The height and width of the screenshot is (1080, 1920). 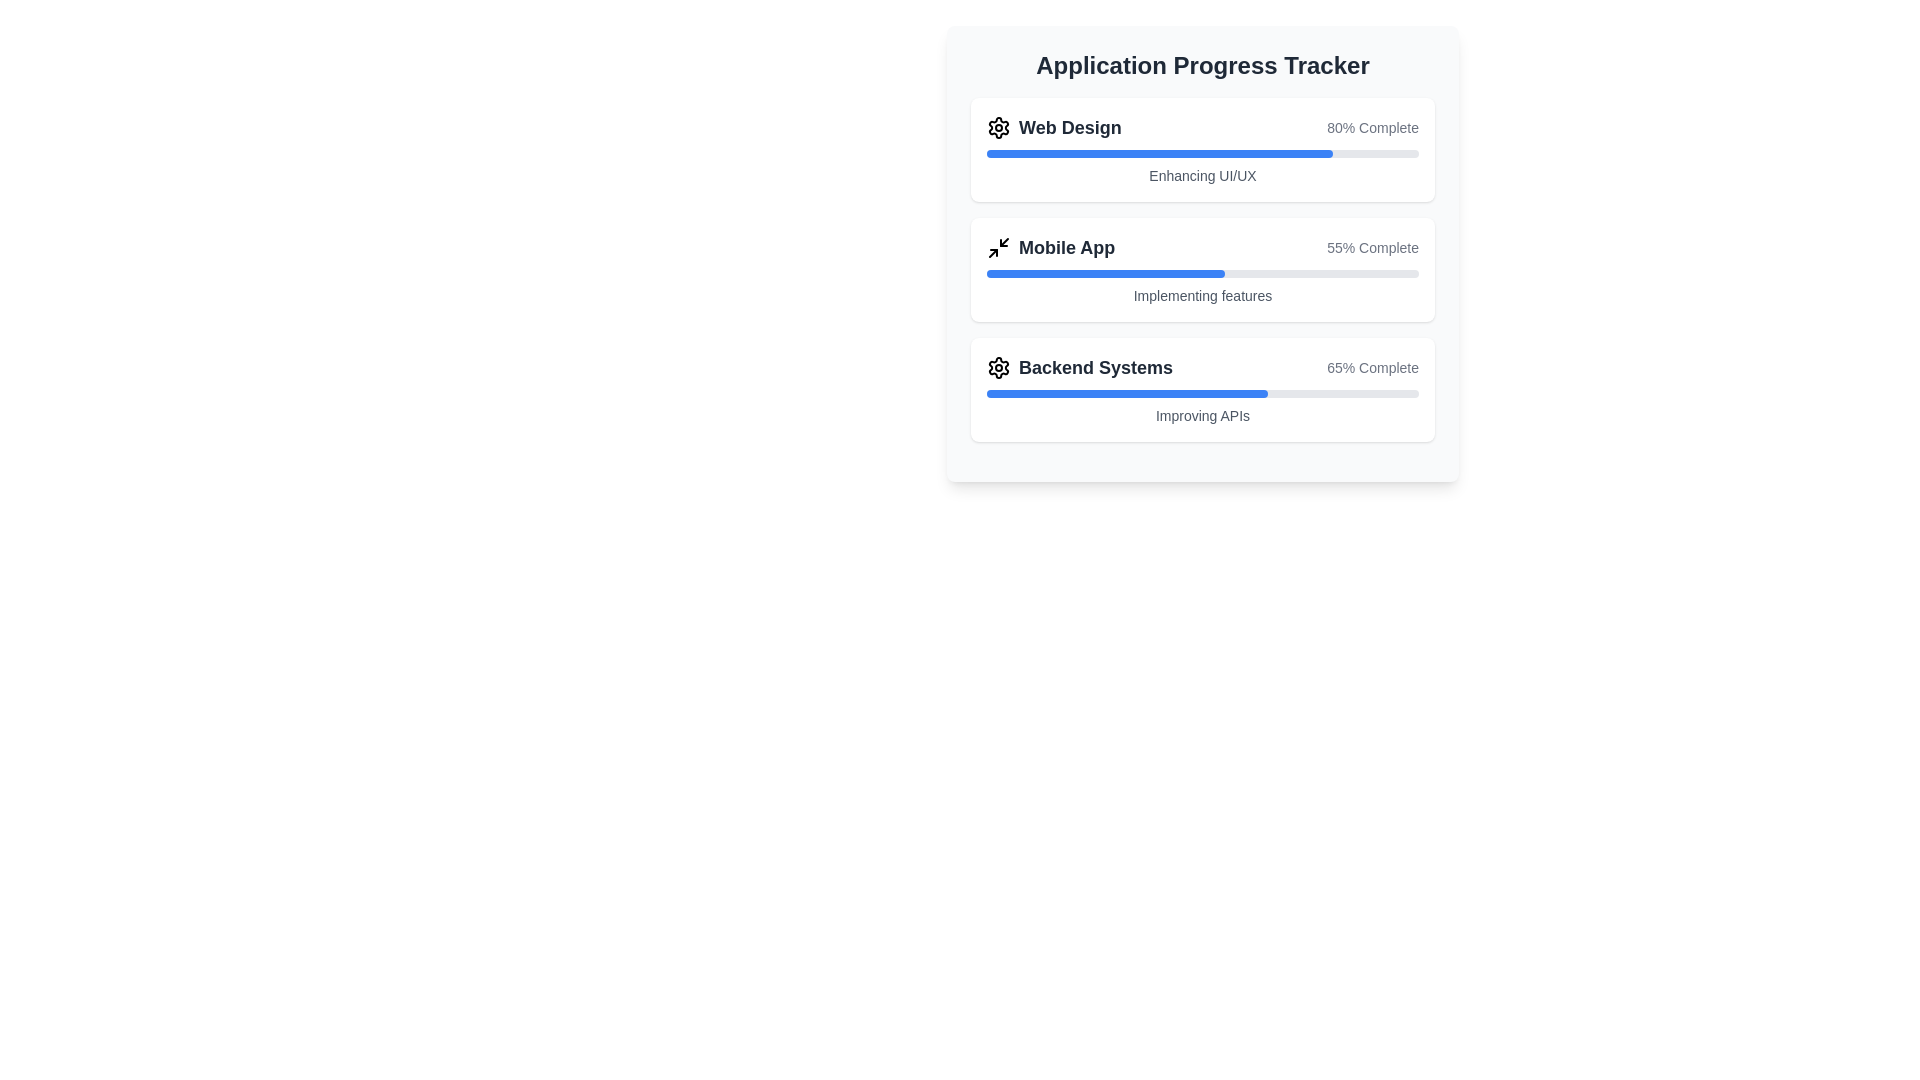 What do you see at coordinates (1127, 393) in the screenshot?
I see `the Progress Bar Segment indicating 65% completion in the 'Backend Systems' section of the progress tracker` at bounding box center [1127, 393].